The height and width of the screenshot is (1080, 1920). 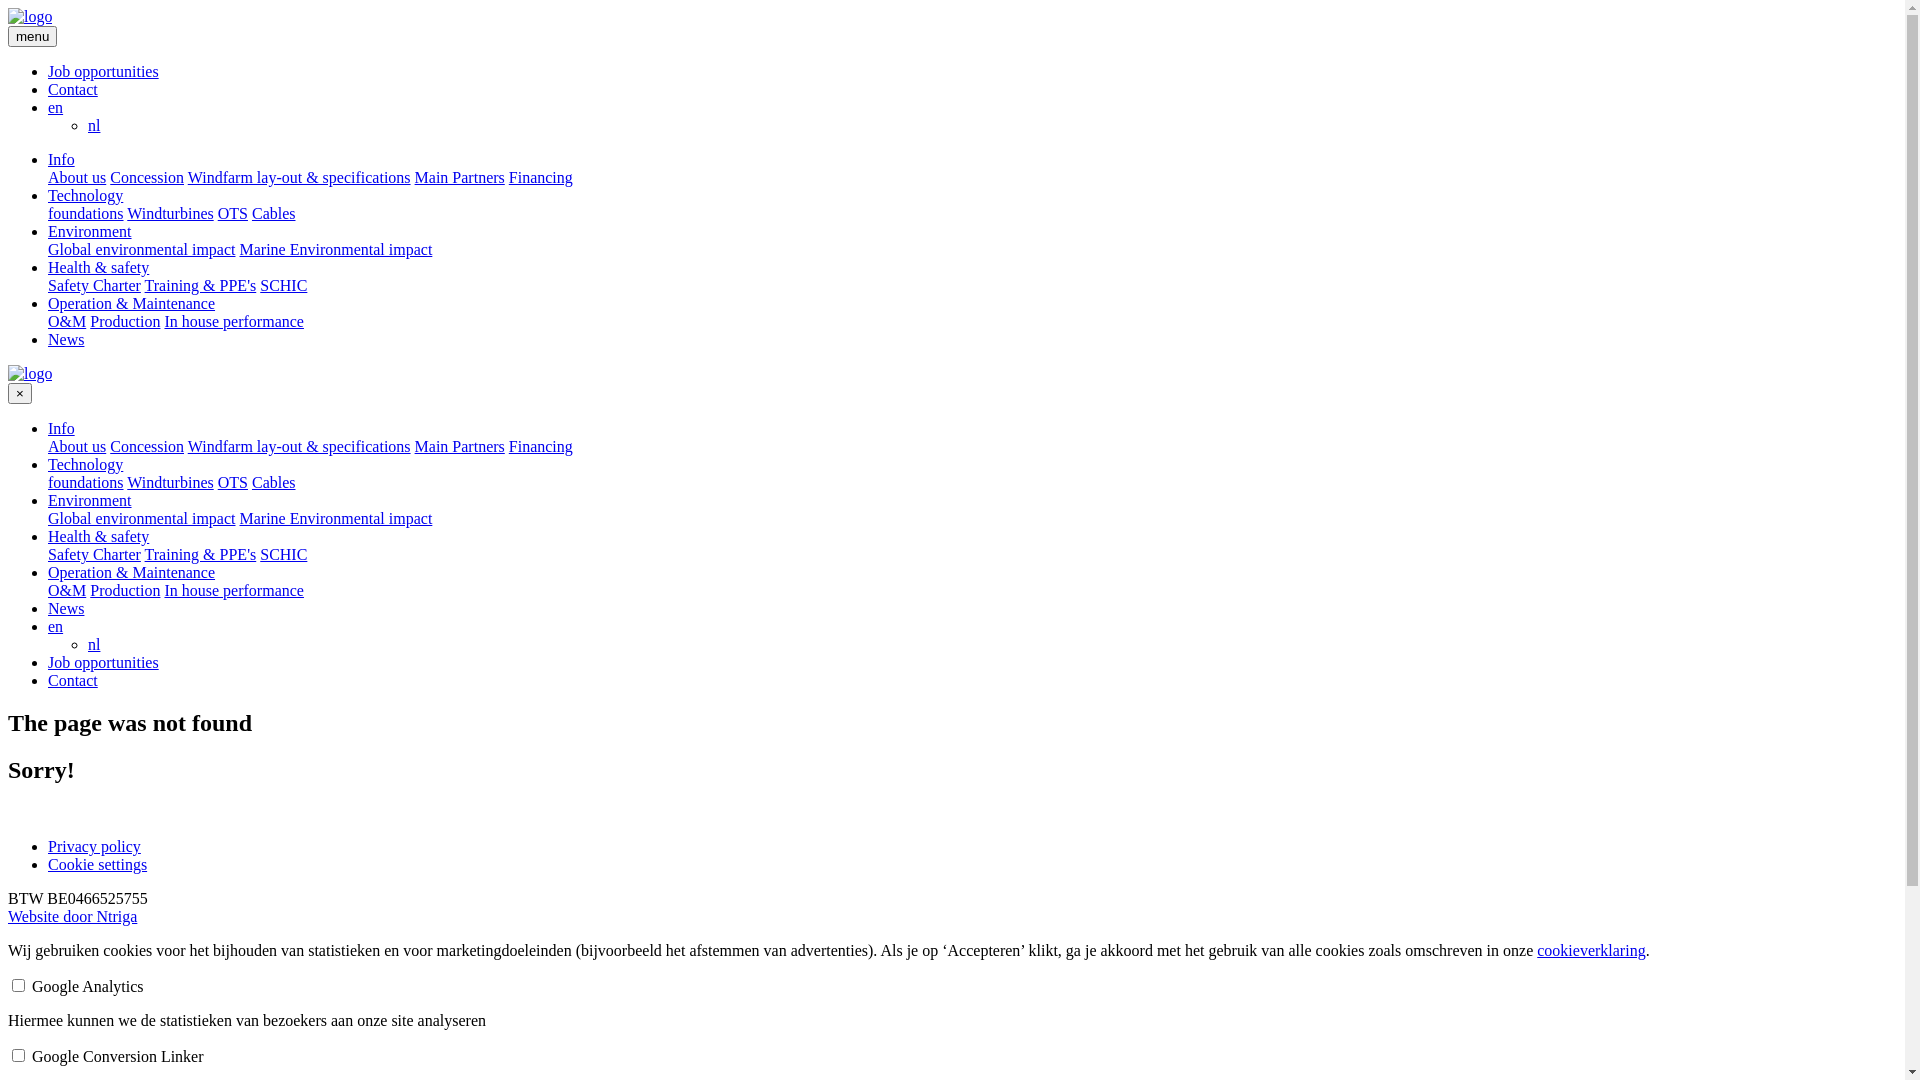 I want to click on 'Production', so click(x=123, y=589).